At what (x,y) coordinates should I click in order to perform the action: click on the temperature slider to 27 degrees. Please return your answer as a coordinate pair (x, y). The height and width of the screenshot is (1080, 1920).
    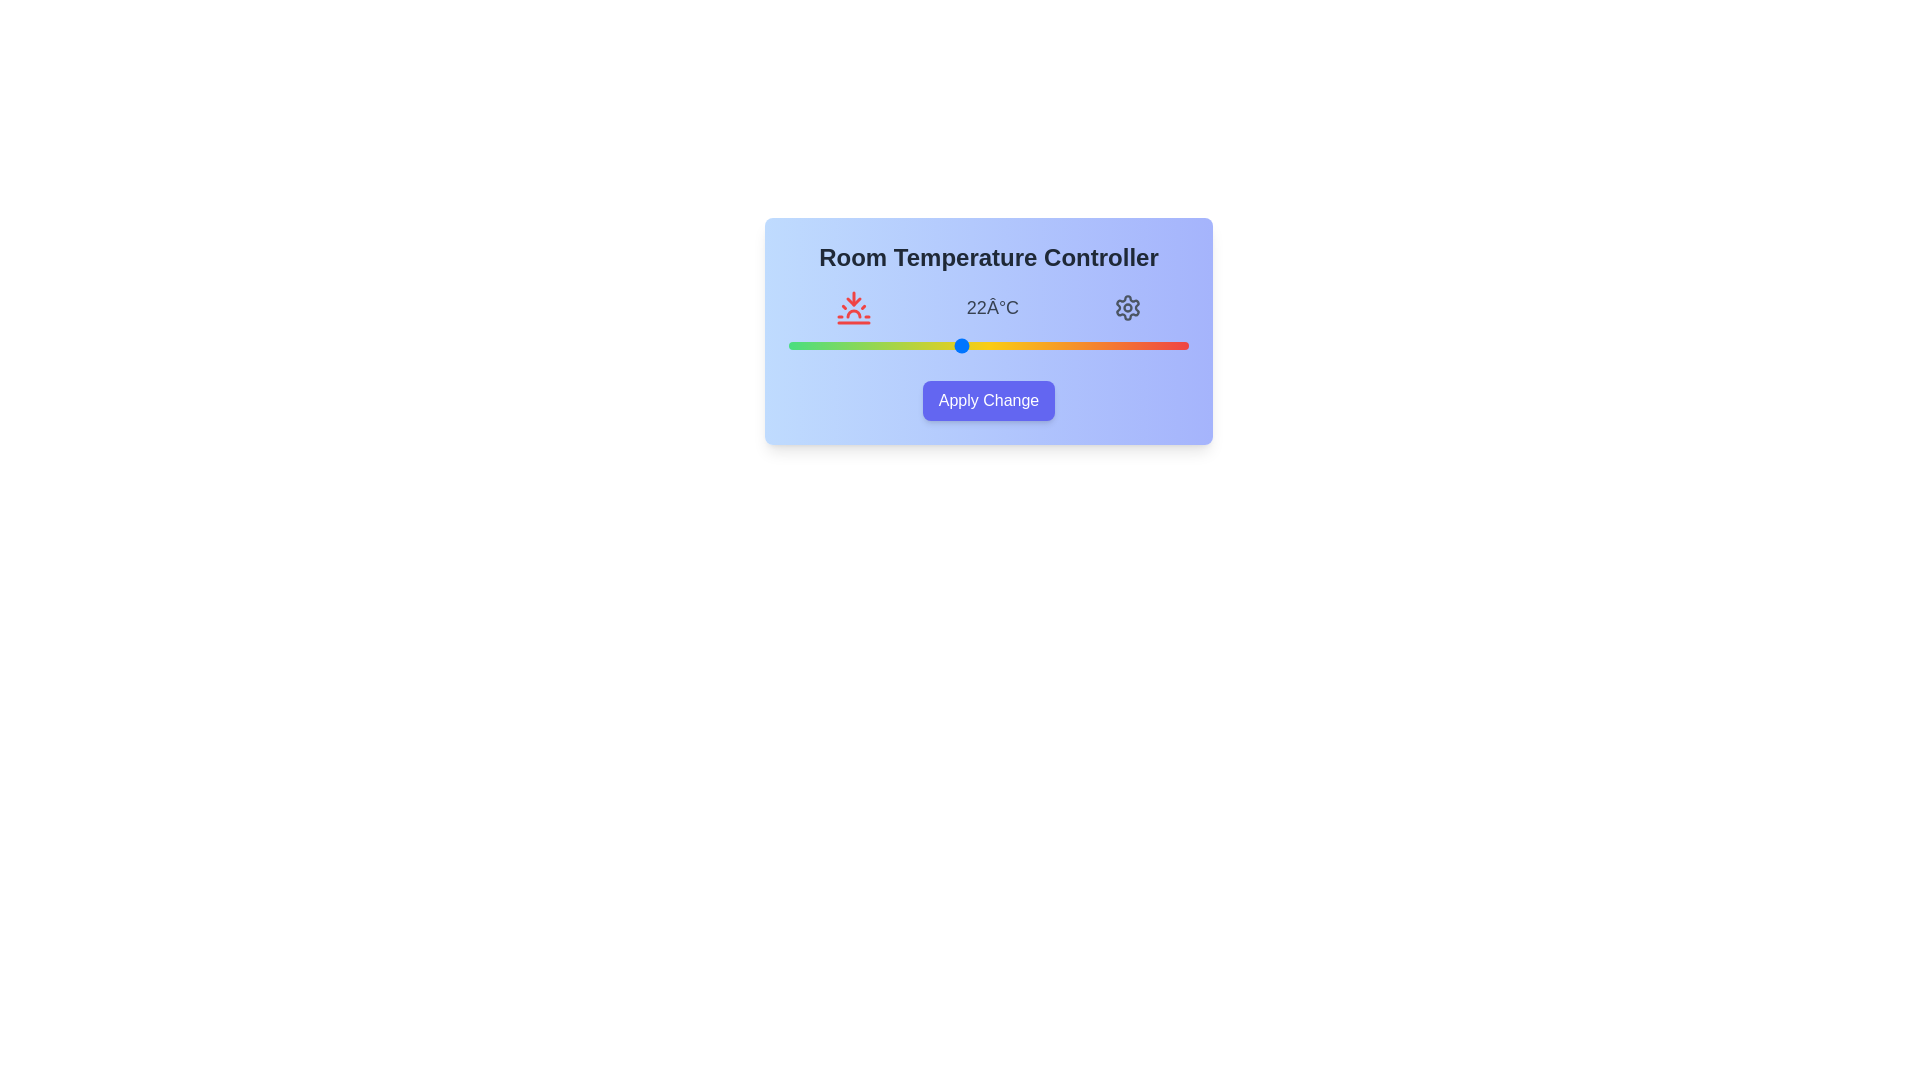
    Looking at the image, I should click on (1102, 345).